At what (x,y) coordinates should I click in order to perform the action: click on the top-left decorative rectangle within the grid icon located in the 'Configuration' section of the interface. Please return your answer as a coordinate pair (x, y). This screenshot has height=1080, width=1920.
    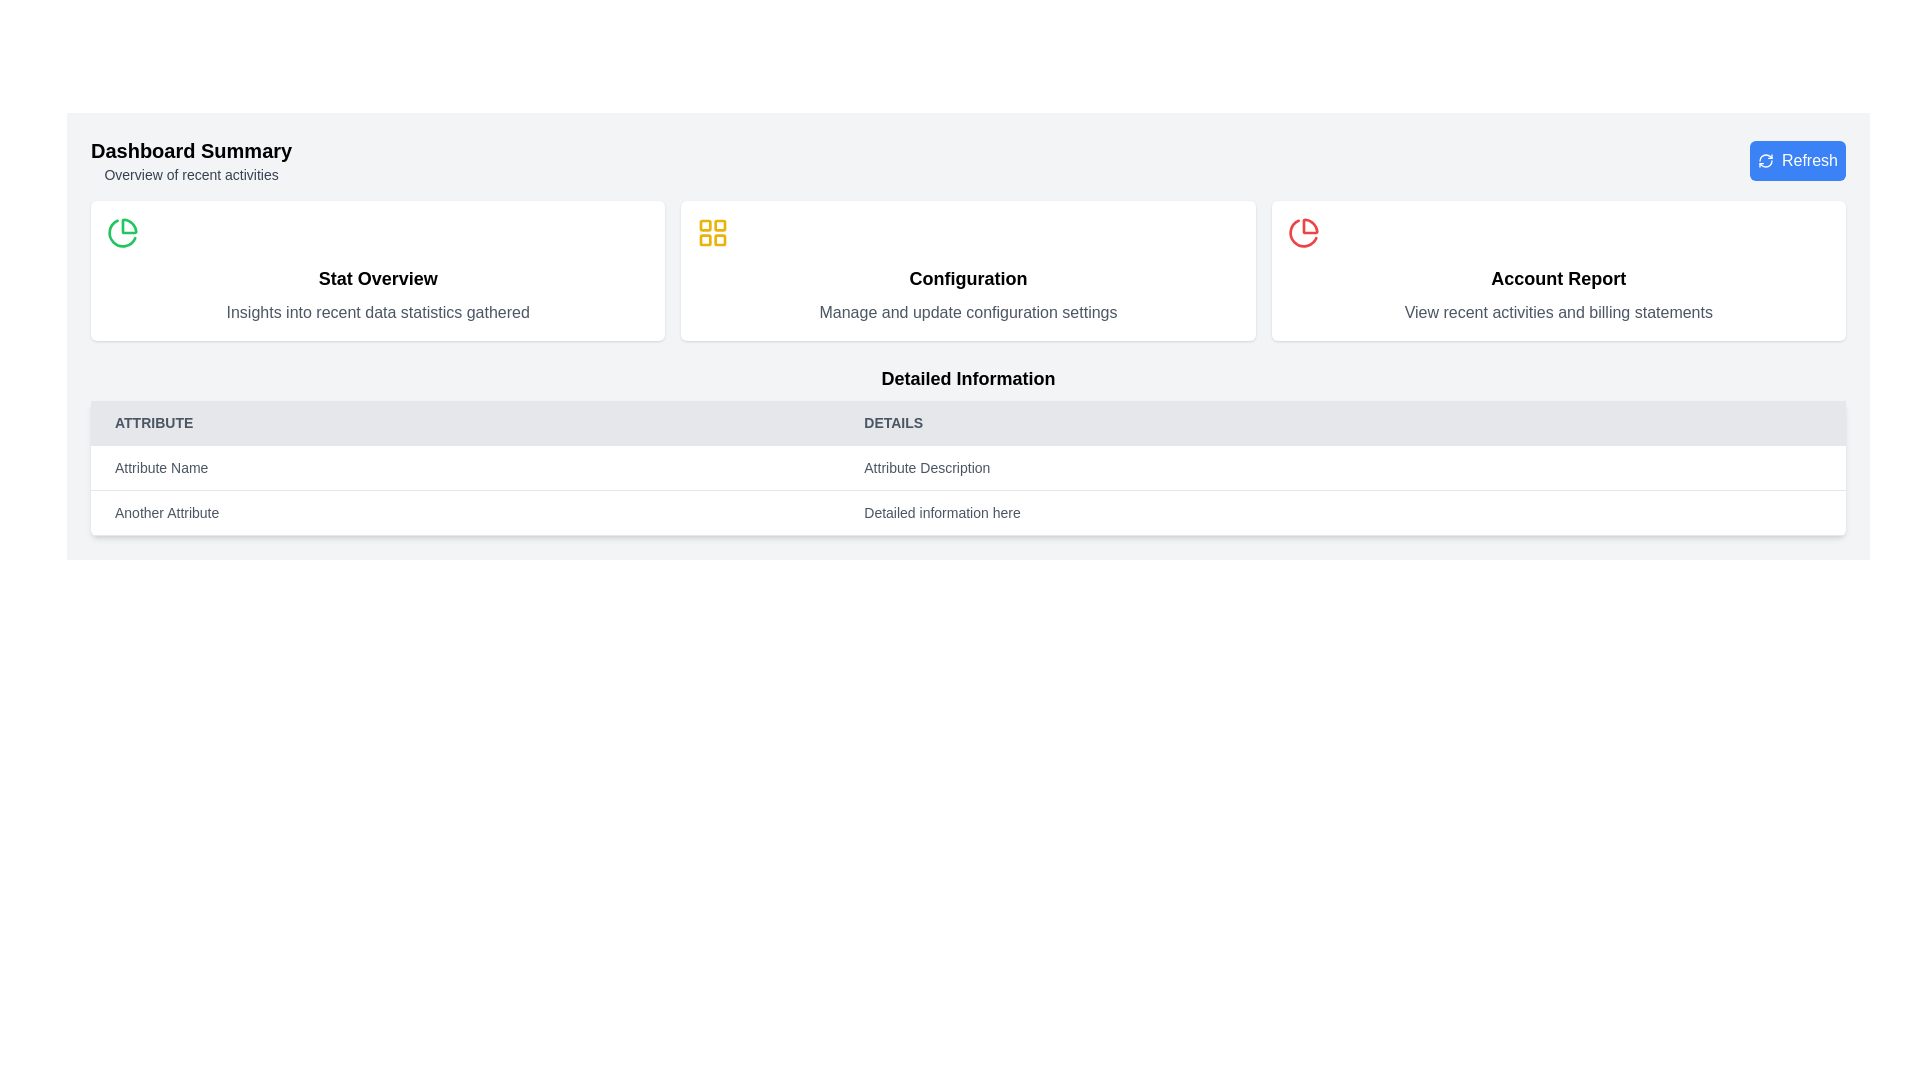
    Looking at the image, I should click on (705, 225).